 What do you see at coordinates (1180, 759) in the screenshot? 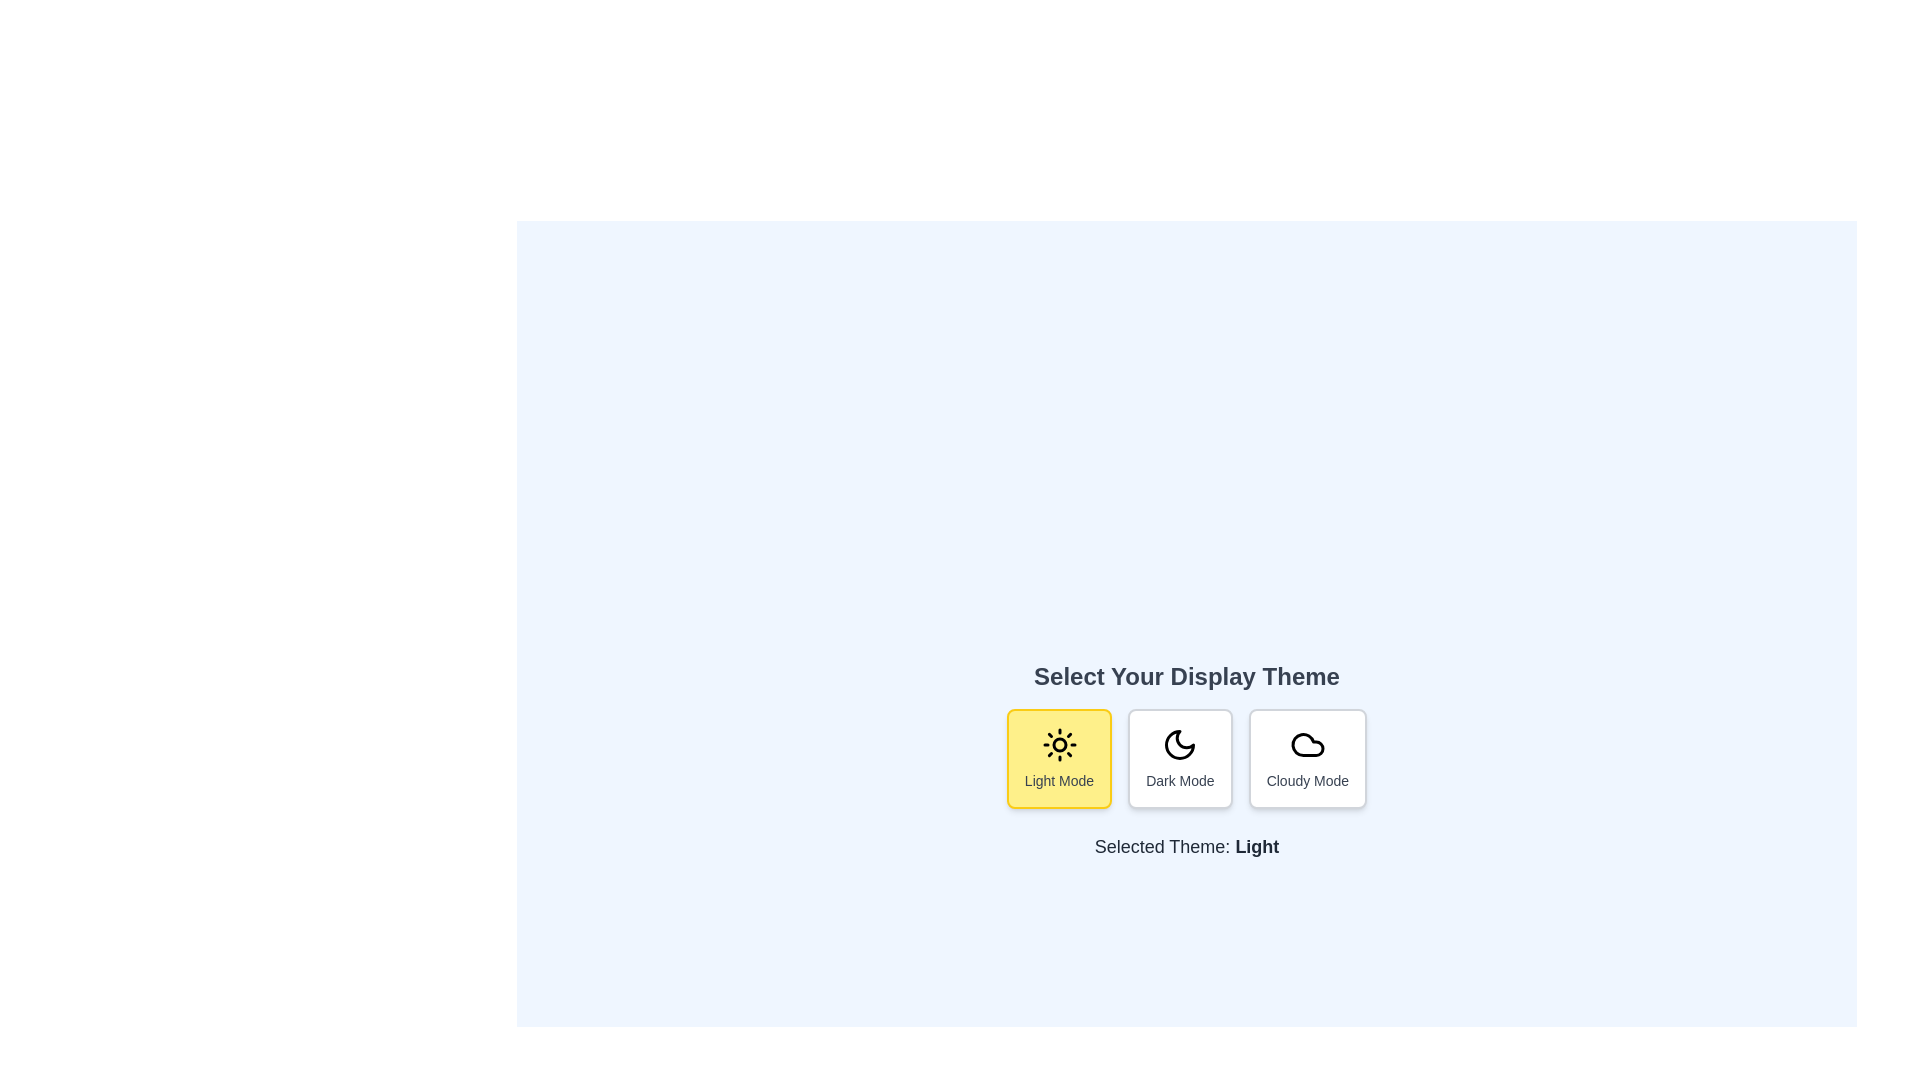
I see `the Dark Mode button to see its hover effect` at bounding box center [1180, 759].